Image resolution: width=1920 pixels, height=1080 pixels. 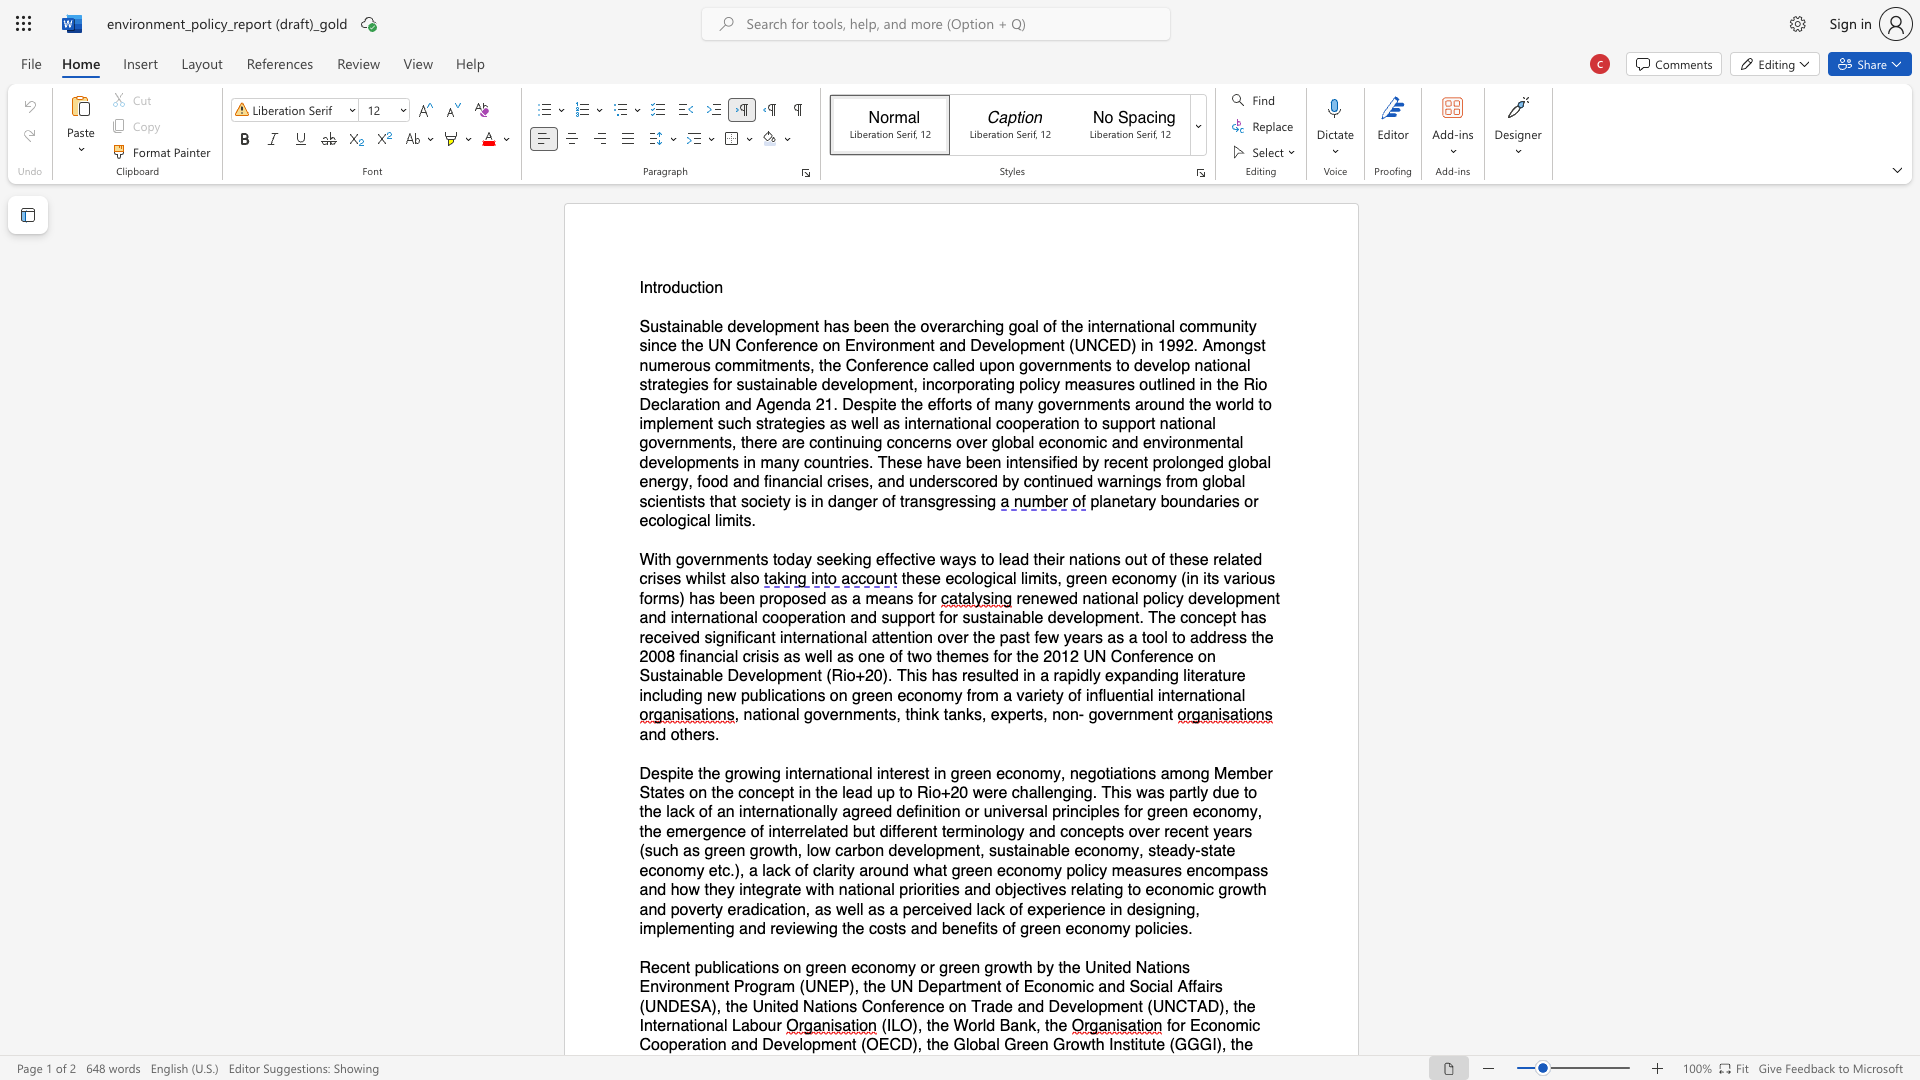 What do you see at coordinates (875, 714) in the screenshot?
I see `the subset text "nts, think tanks" within the text ", national governments, think tanks, experts, non‐ government"` at bounding box center [875, 714].